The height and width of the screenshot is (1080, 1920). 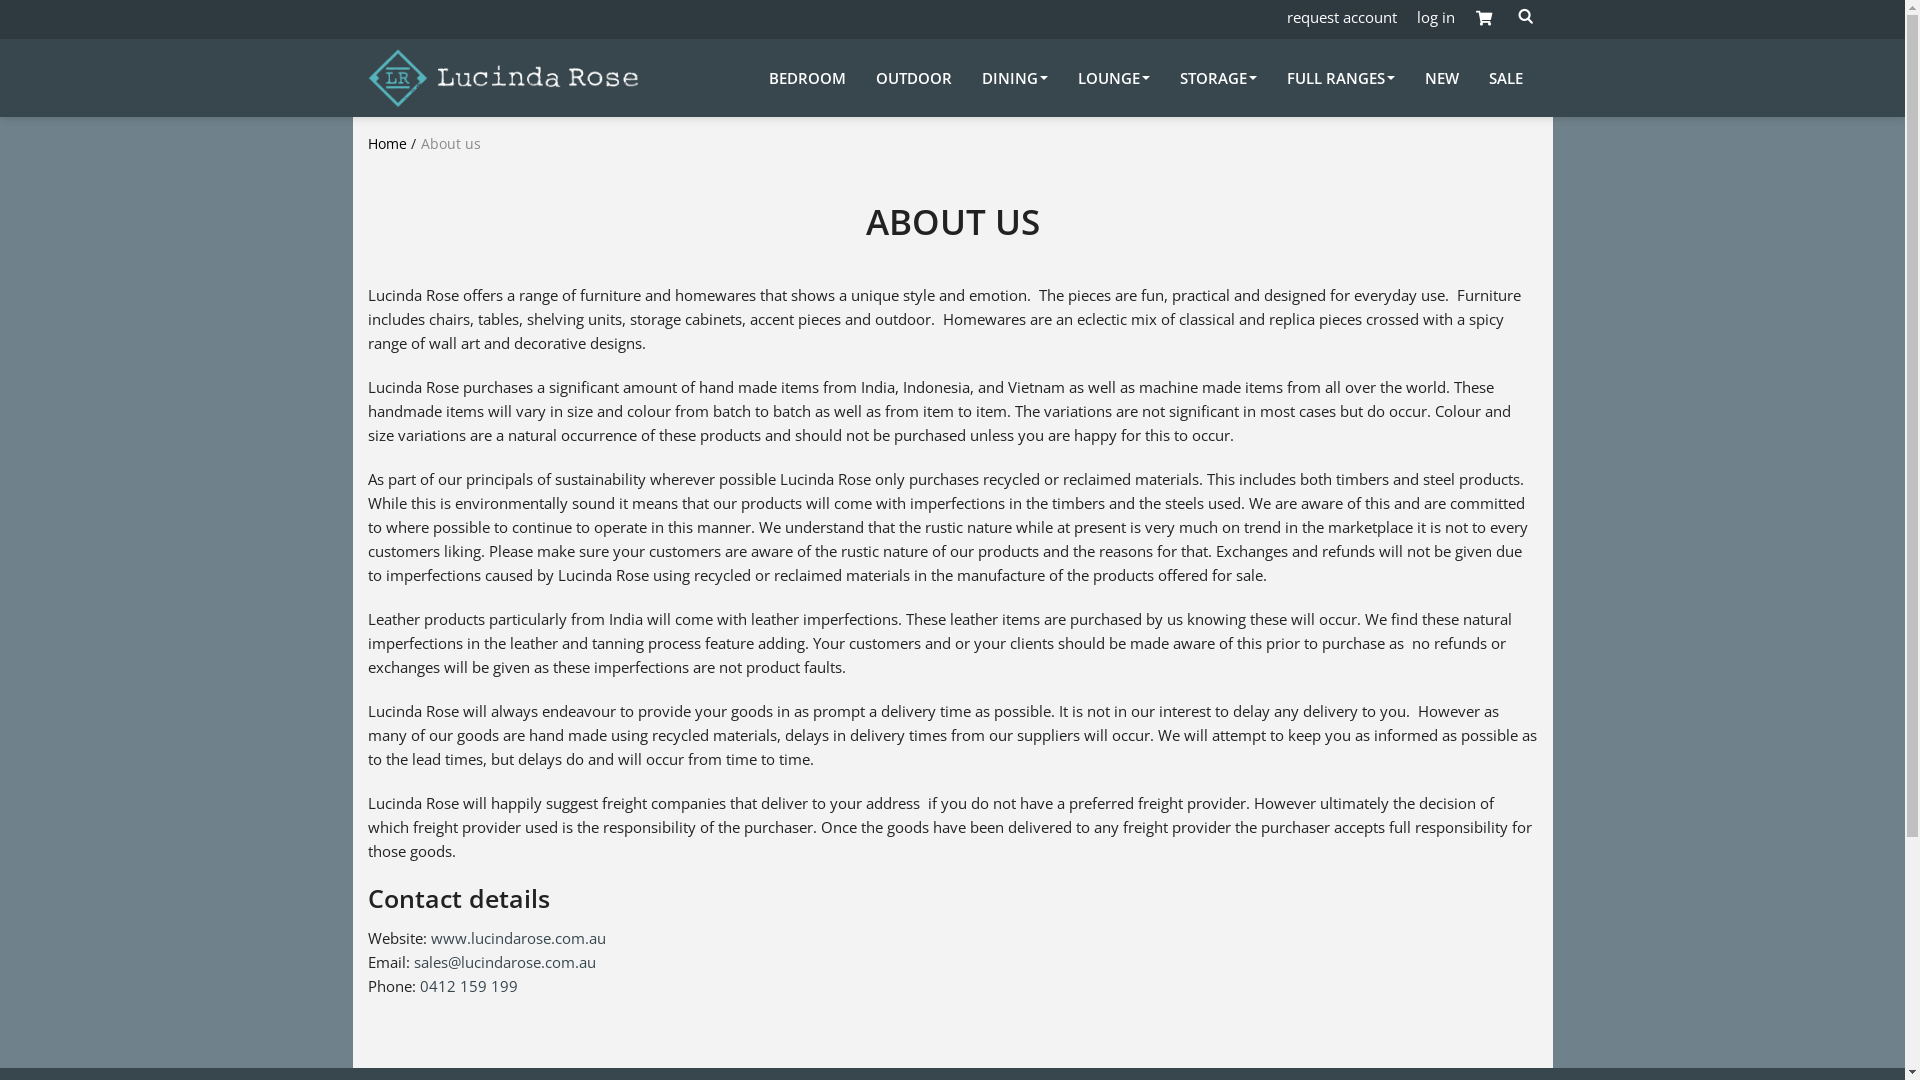 What do you see at coordinates (517, 937) in the screenshot?
I see `'www.lucindarose.com.au'` at bounding box center [517, 937].